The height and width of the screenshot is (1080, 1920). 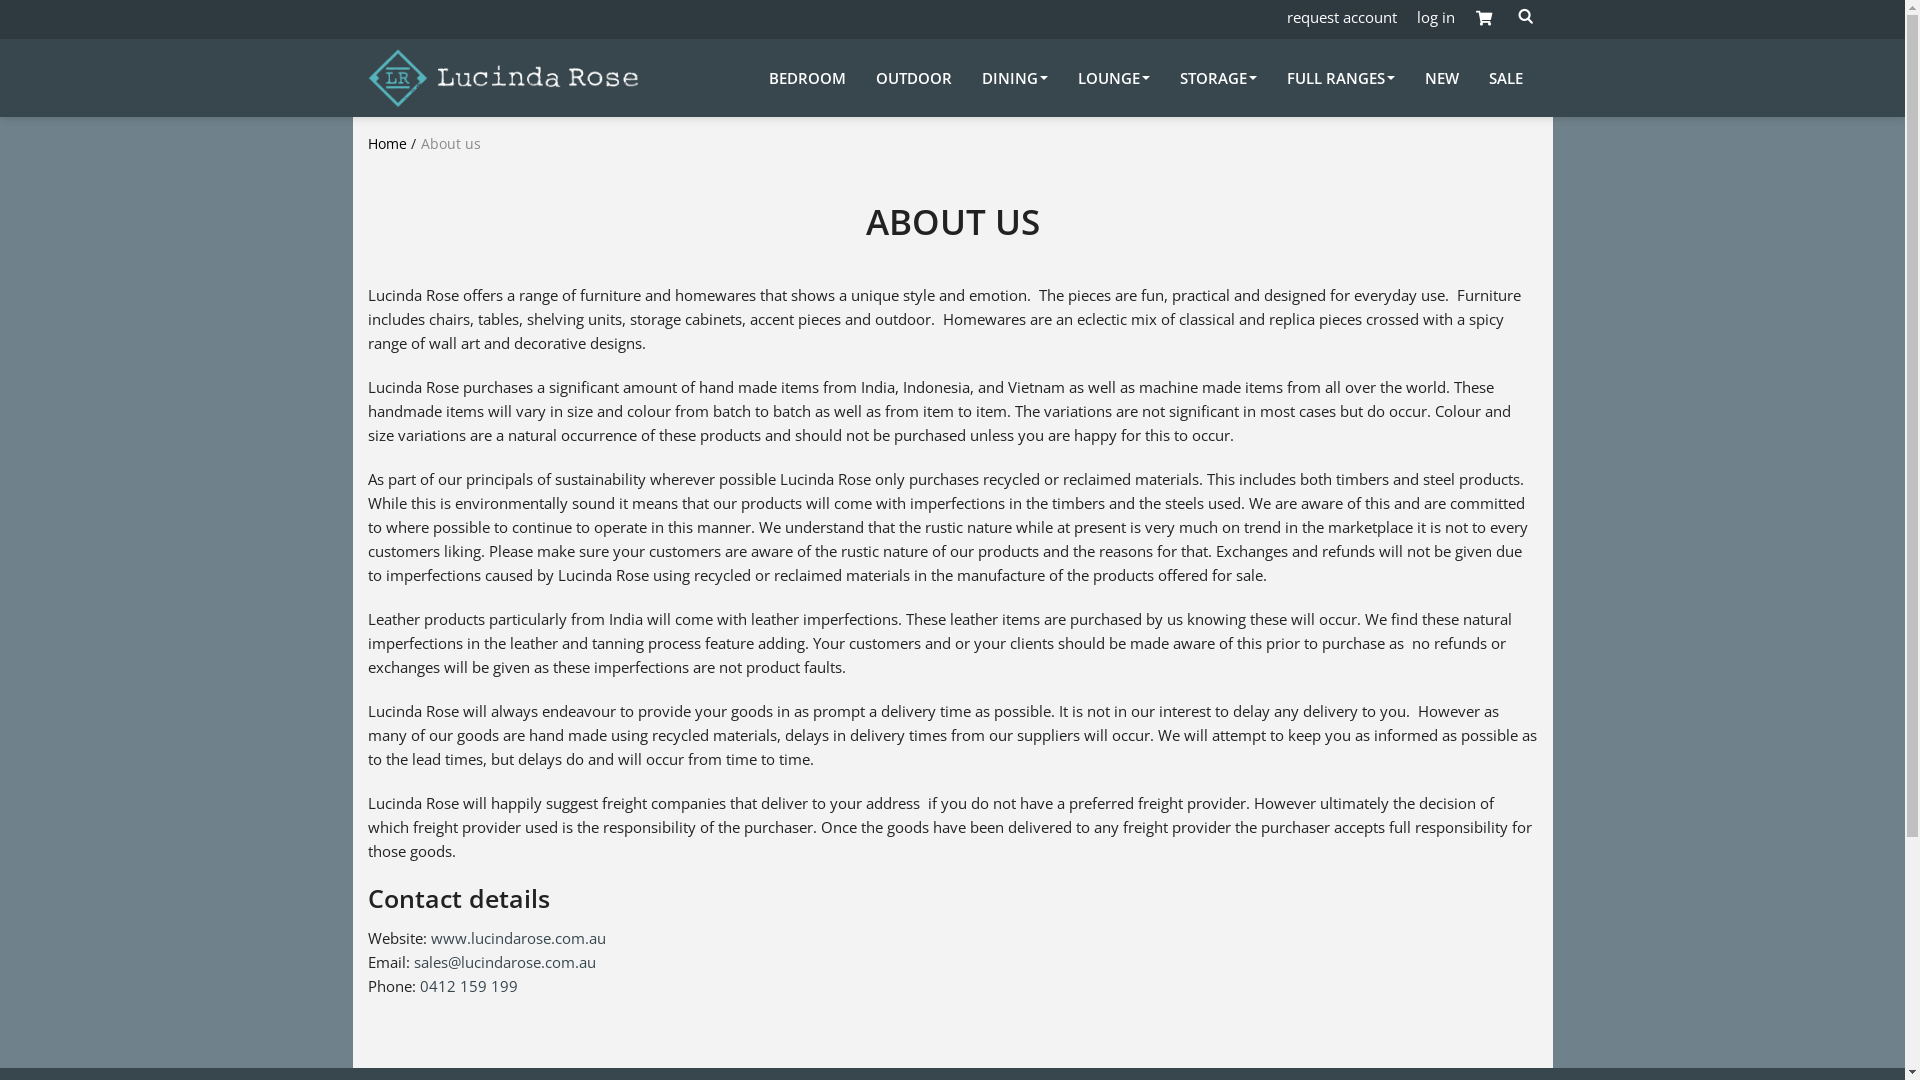 What do you see at coordinates (517, 937) in the screenshot?
I see `'www.lucindarose.com.au'` at bounding box center [517, 937].